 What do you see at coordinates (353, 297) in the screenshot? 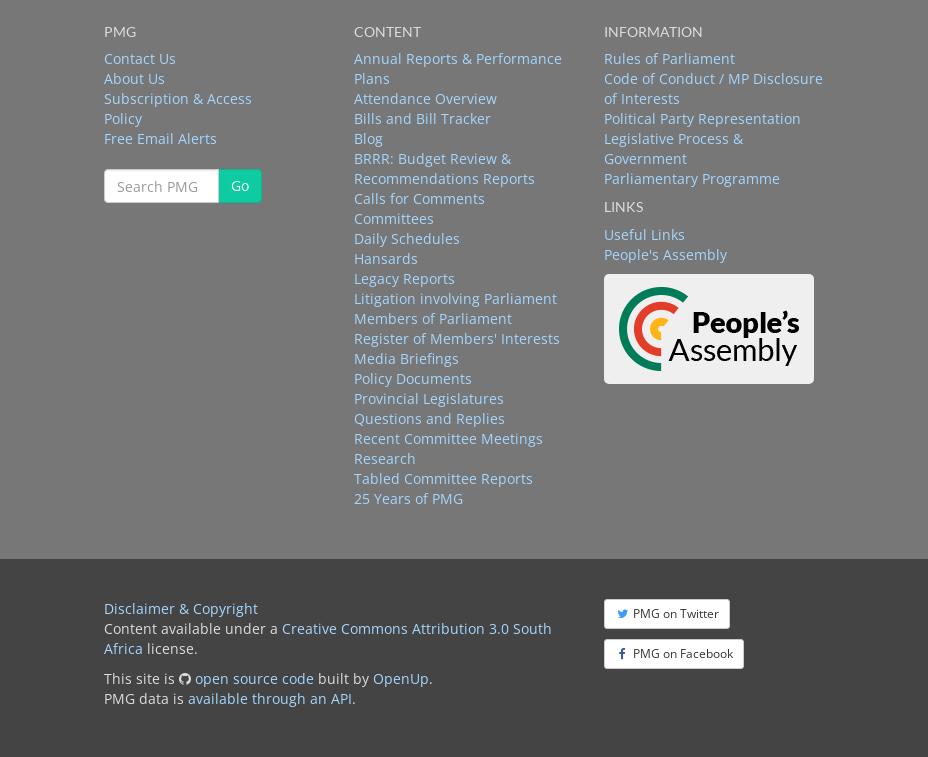
I see `'Litigation involving Parliament'` at bounding box center [353, 297].